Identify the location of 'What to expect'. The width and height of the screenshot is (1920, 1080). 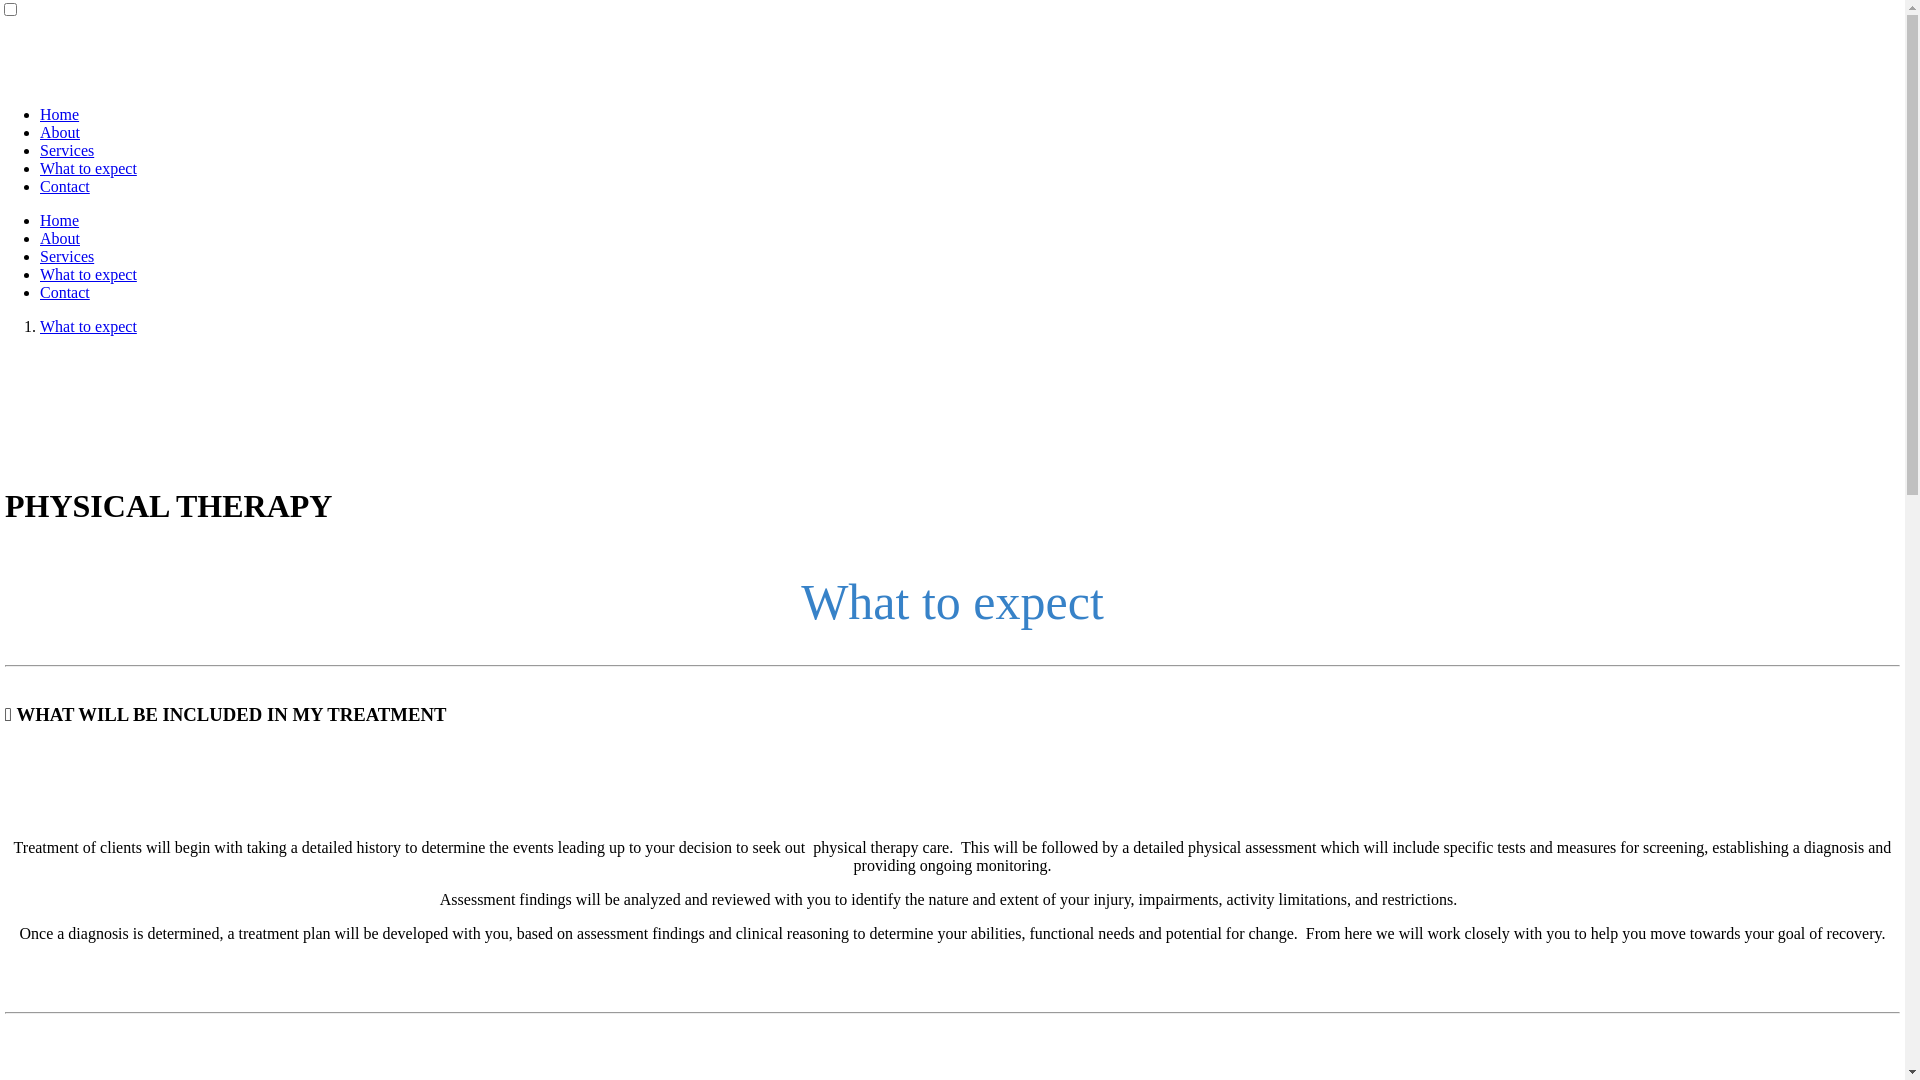
(87, 167).